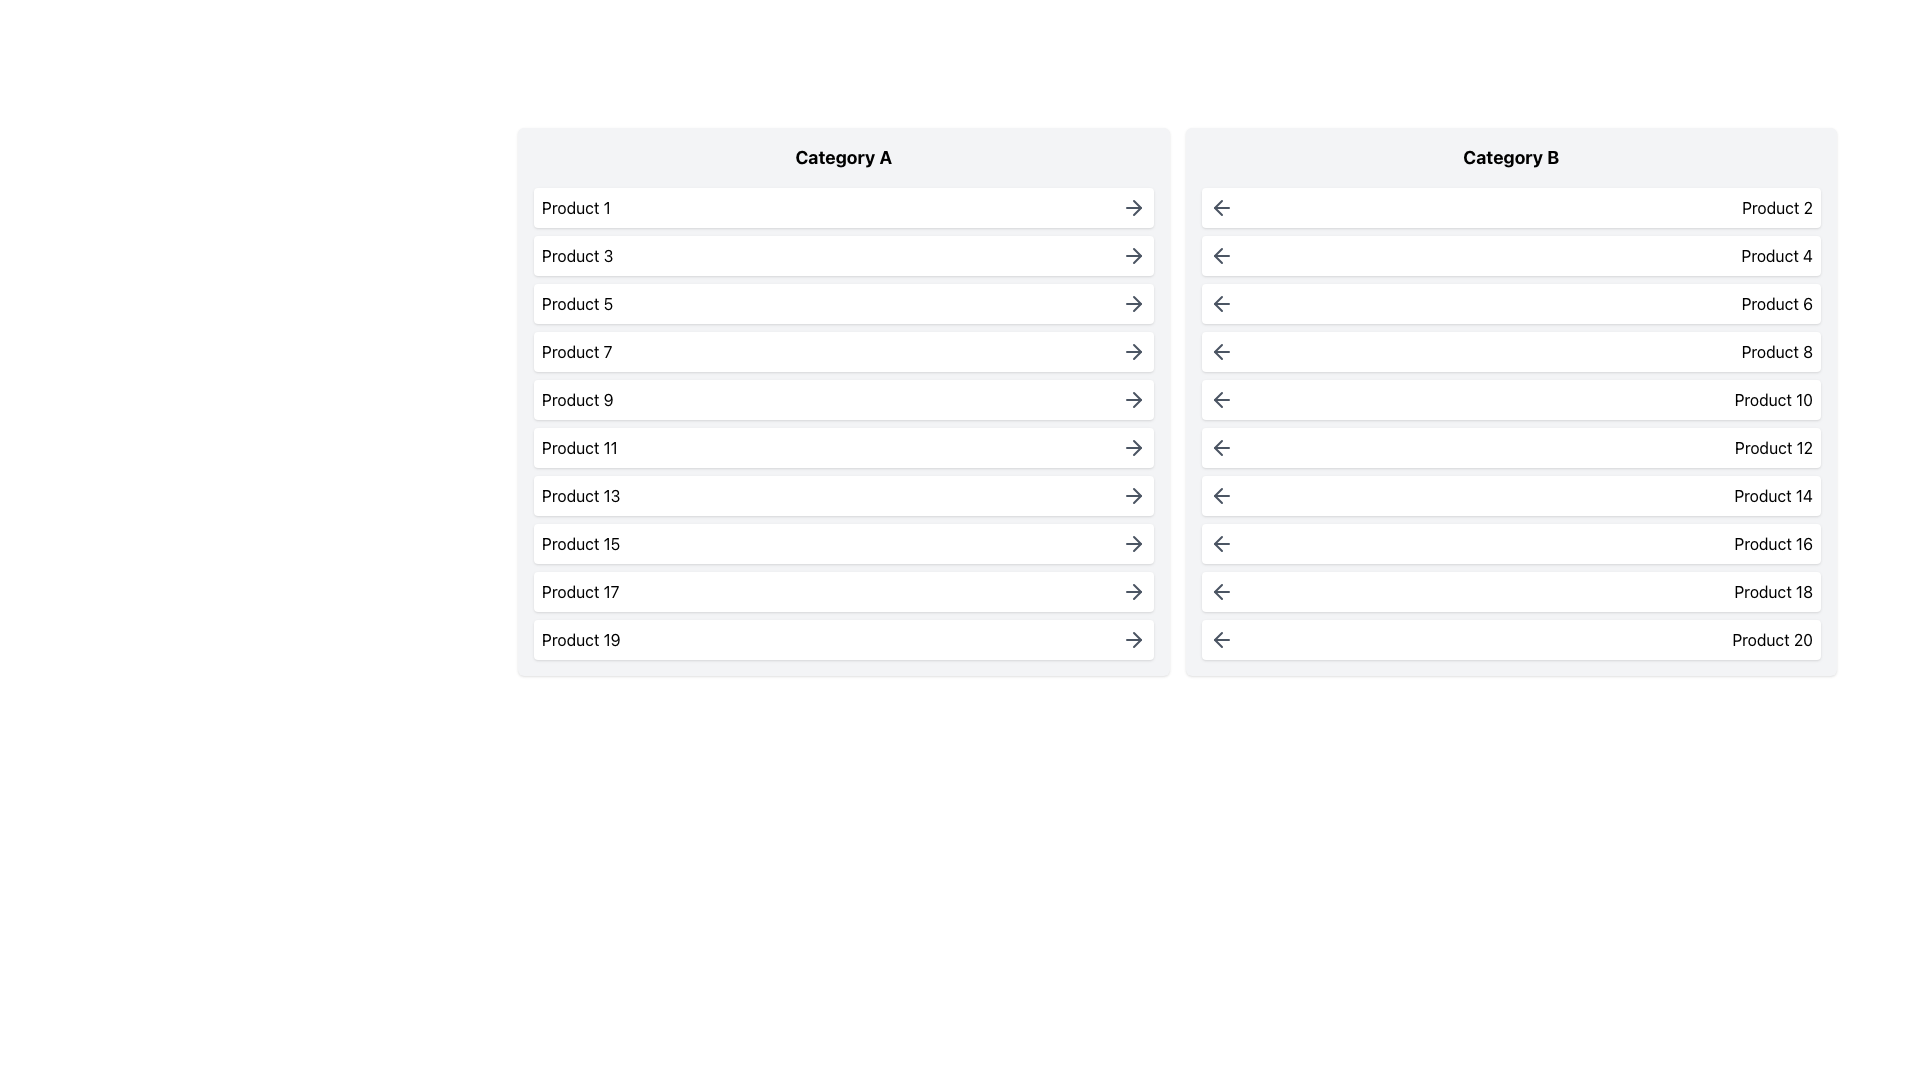  What do you see at coordinates (1511, 400) in the screenshot?
I see `the selectable item representing 'Product 10' in the 'Category B' section` at bounding box center [1511, 400].